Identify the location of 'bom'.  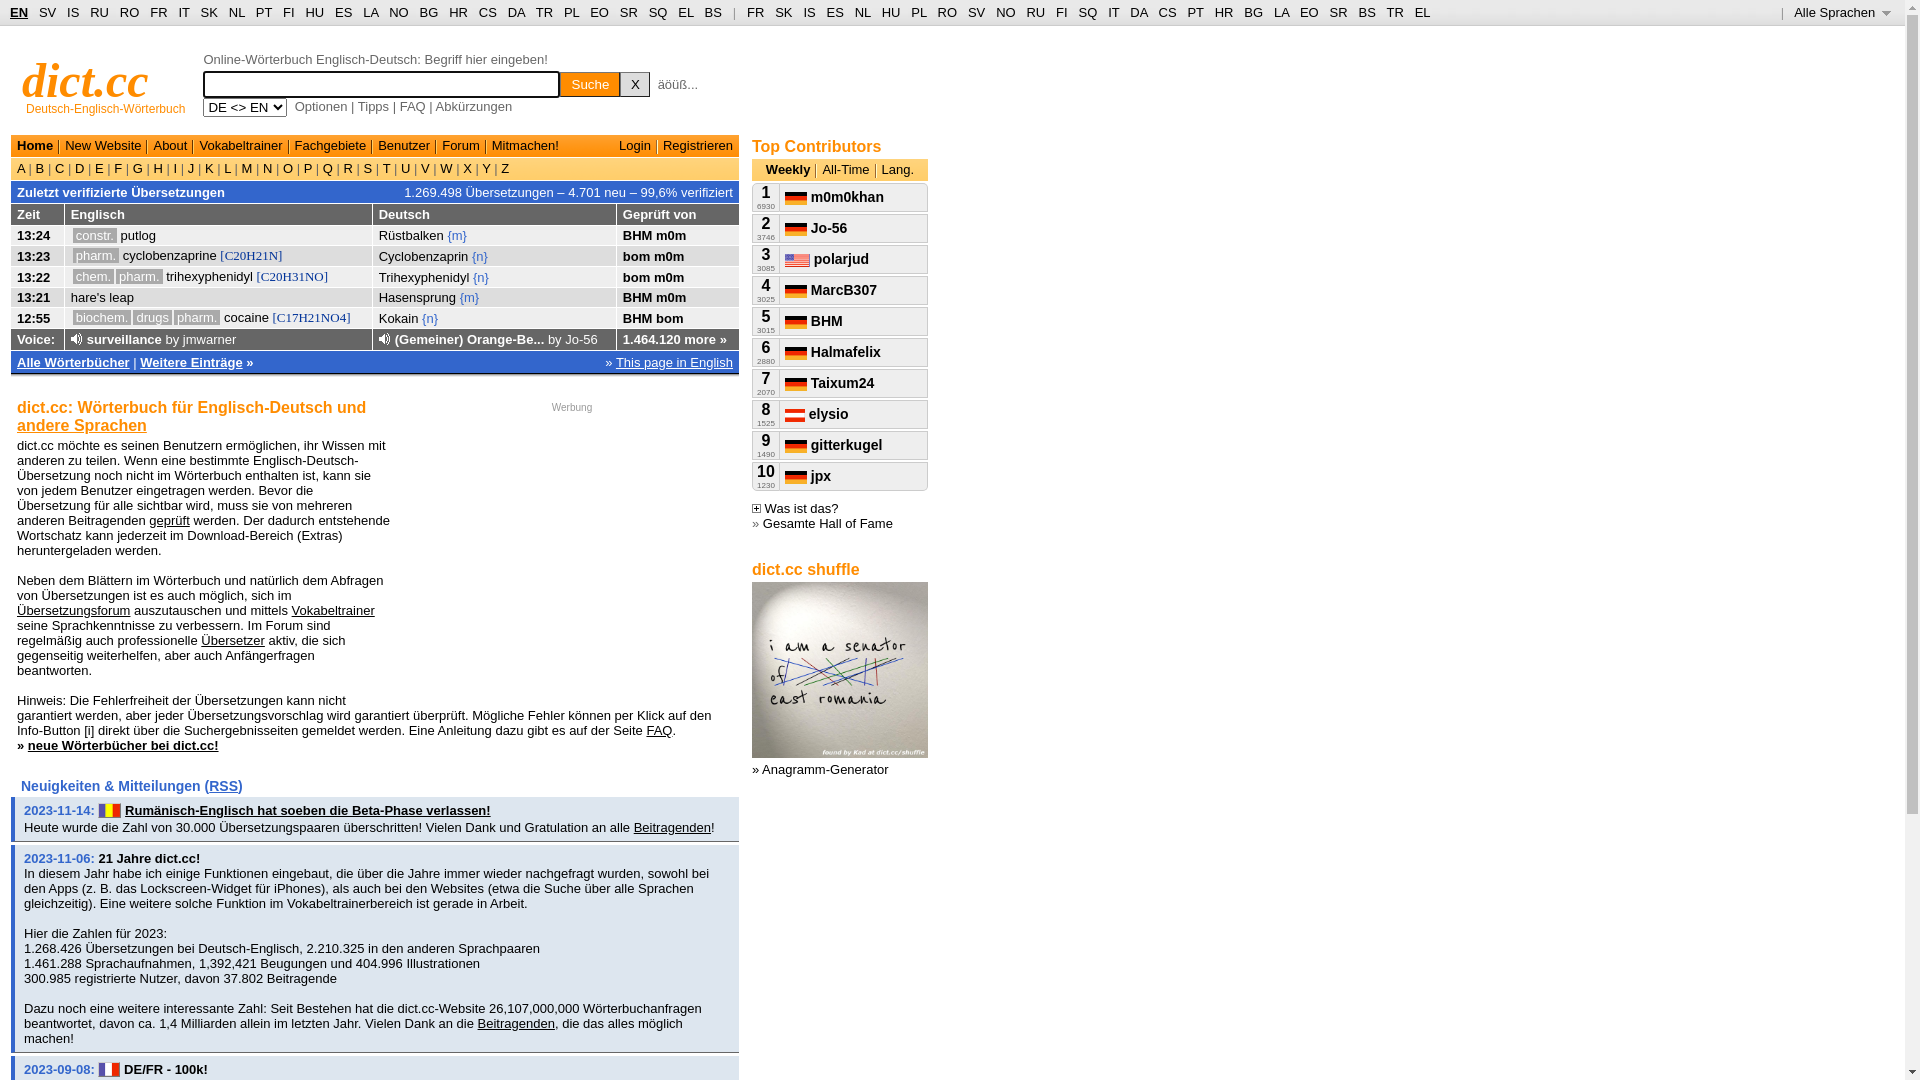
(635, 254).